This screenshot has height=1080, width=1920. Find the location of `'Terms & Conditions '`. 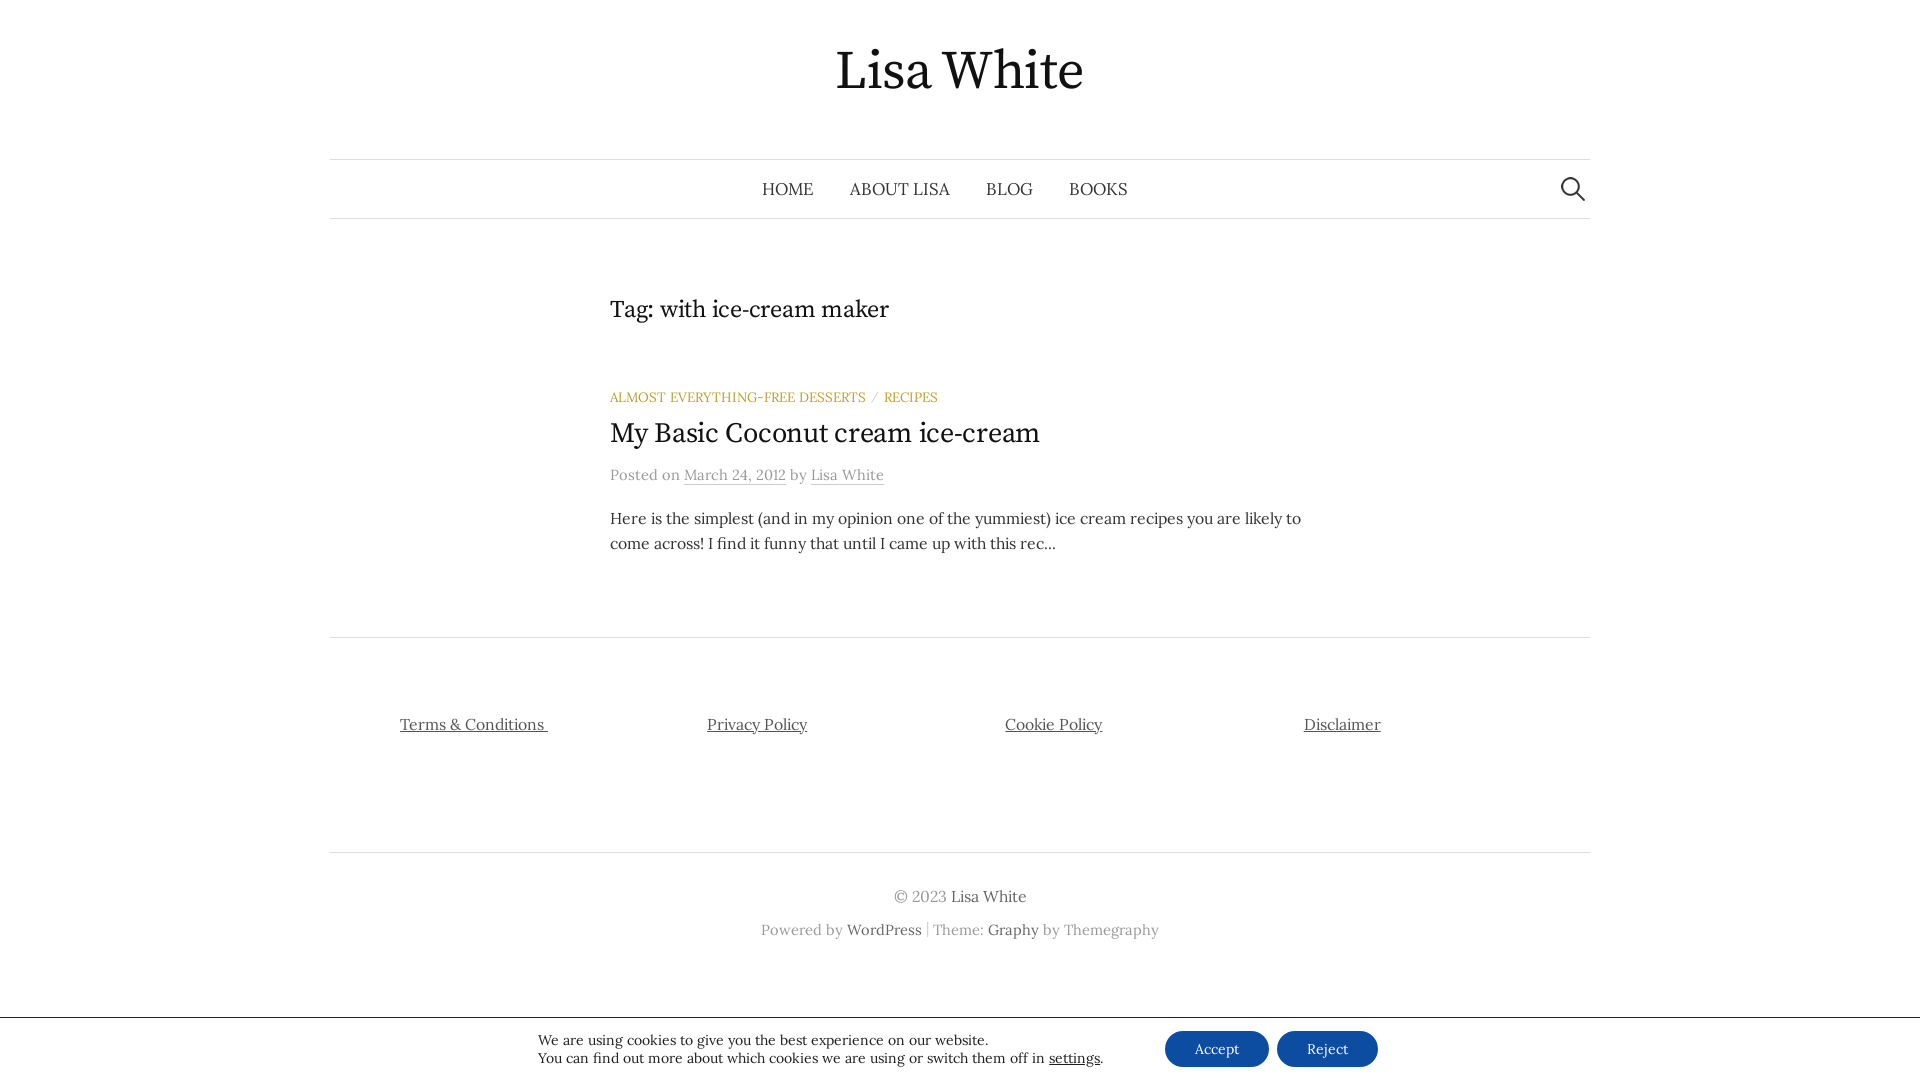

'Terms & Conditions ' is located at coordinates (473, 724).